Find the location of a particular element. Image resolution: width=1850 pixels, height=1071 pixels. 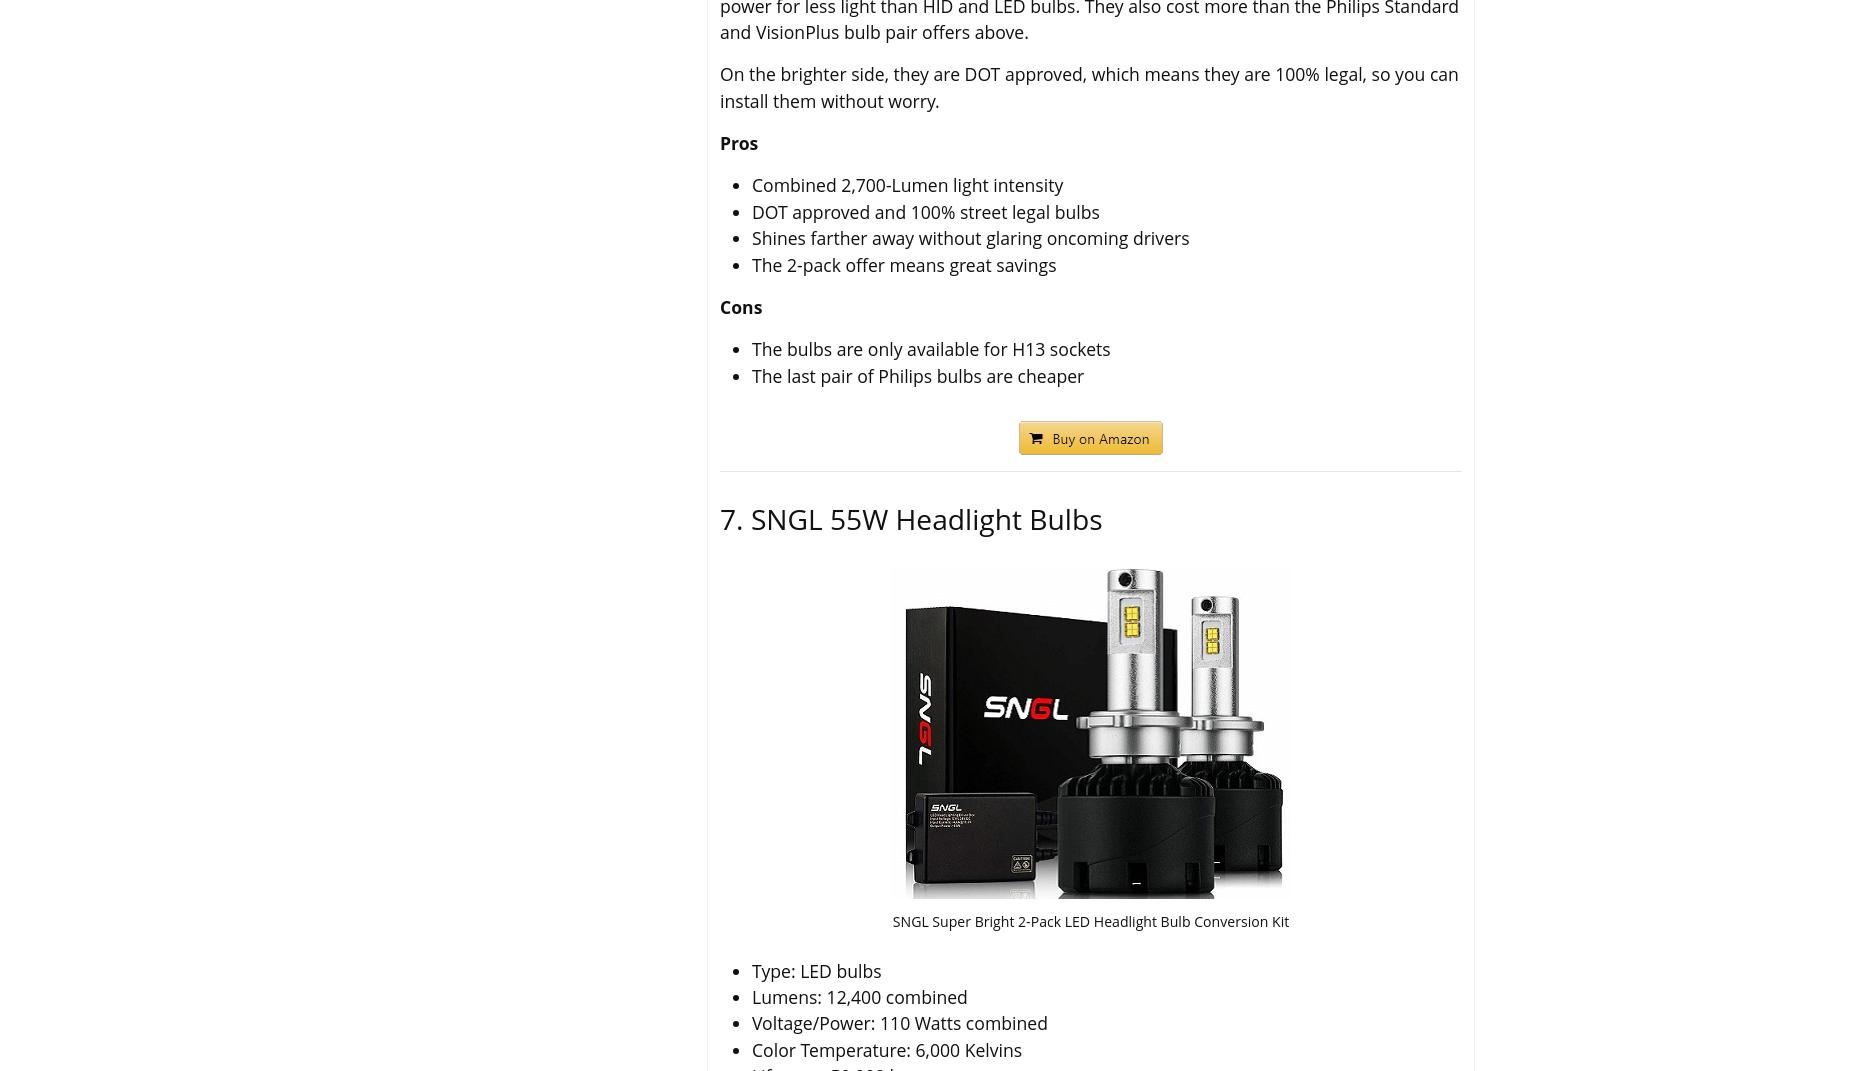

'SNGL Super Bright 2-Pack LED Headlight Bulb Conversion Kit' is located at coordinates (1089, 920).